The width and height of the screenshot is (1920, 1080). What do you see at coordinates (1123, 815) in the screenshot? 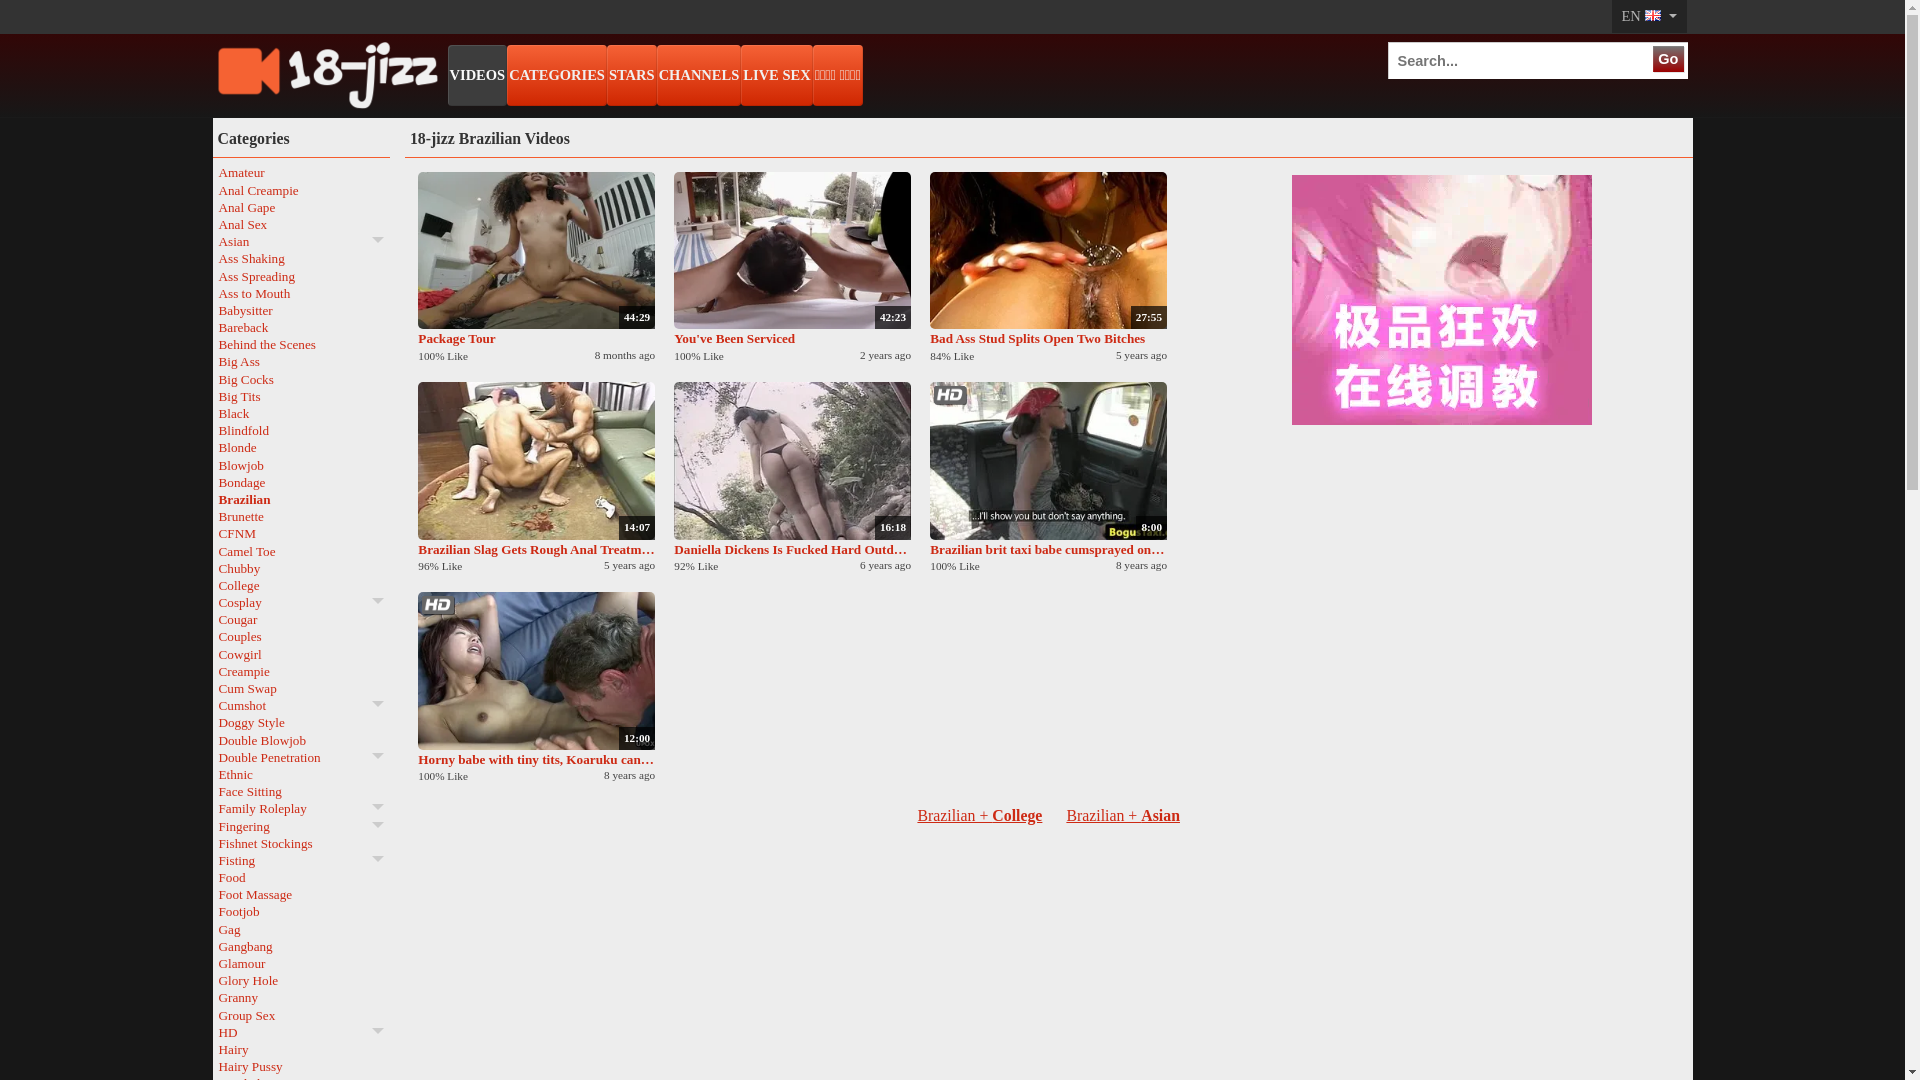
I see `'Brazilian + Asian'` at bounding box center [1123, 815].